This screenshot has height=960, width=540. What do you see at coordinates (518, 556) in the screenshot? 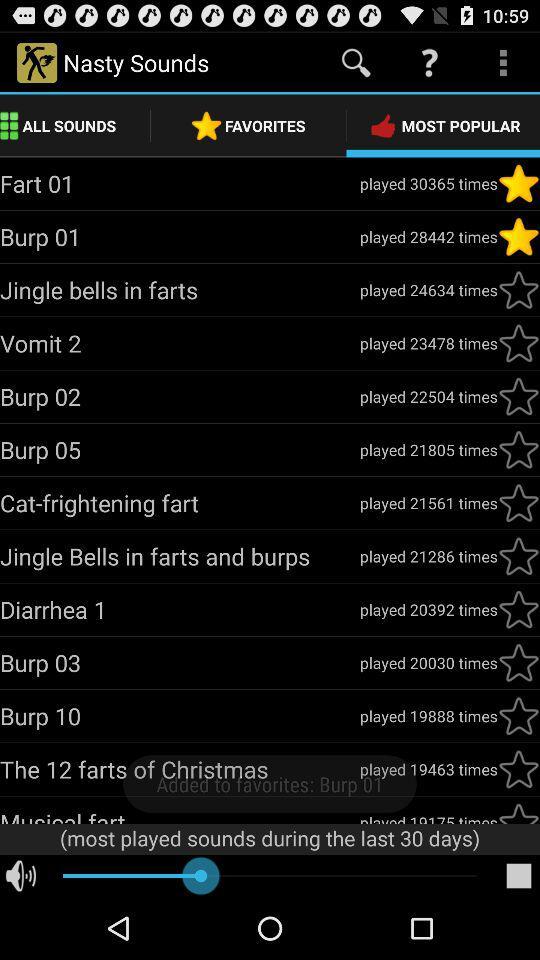
I see `as favorite` at bounding box center [518, 556].